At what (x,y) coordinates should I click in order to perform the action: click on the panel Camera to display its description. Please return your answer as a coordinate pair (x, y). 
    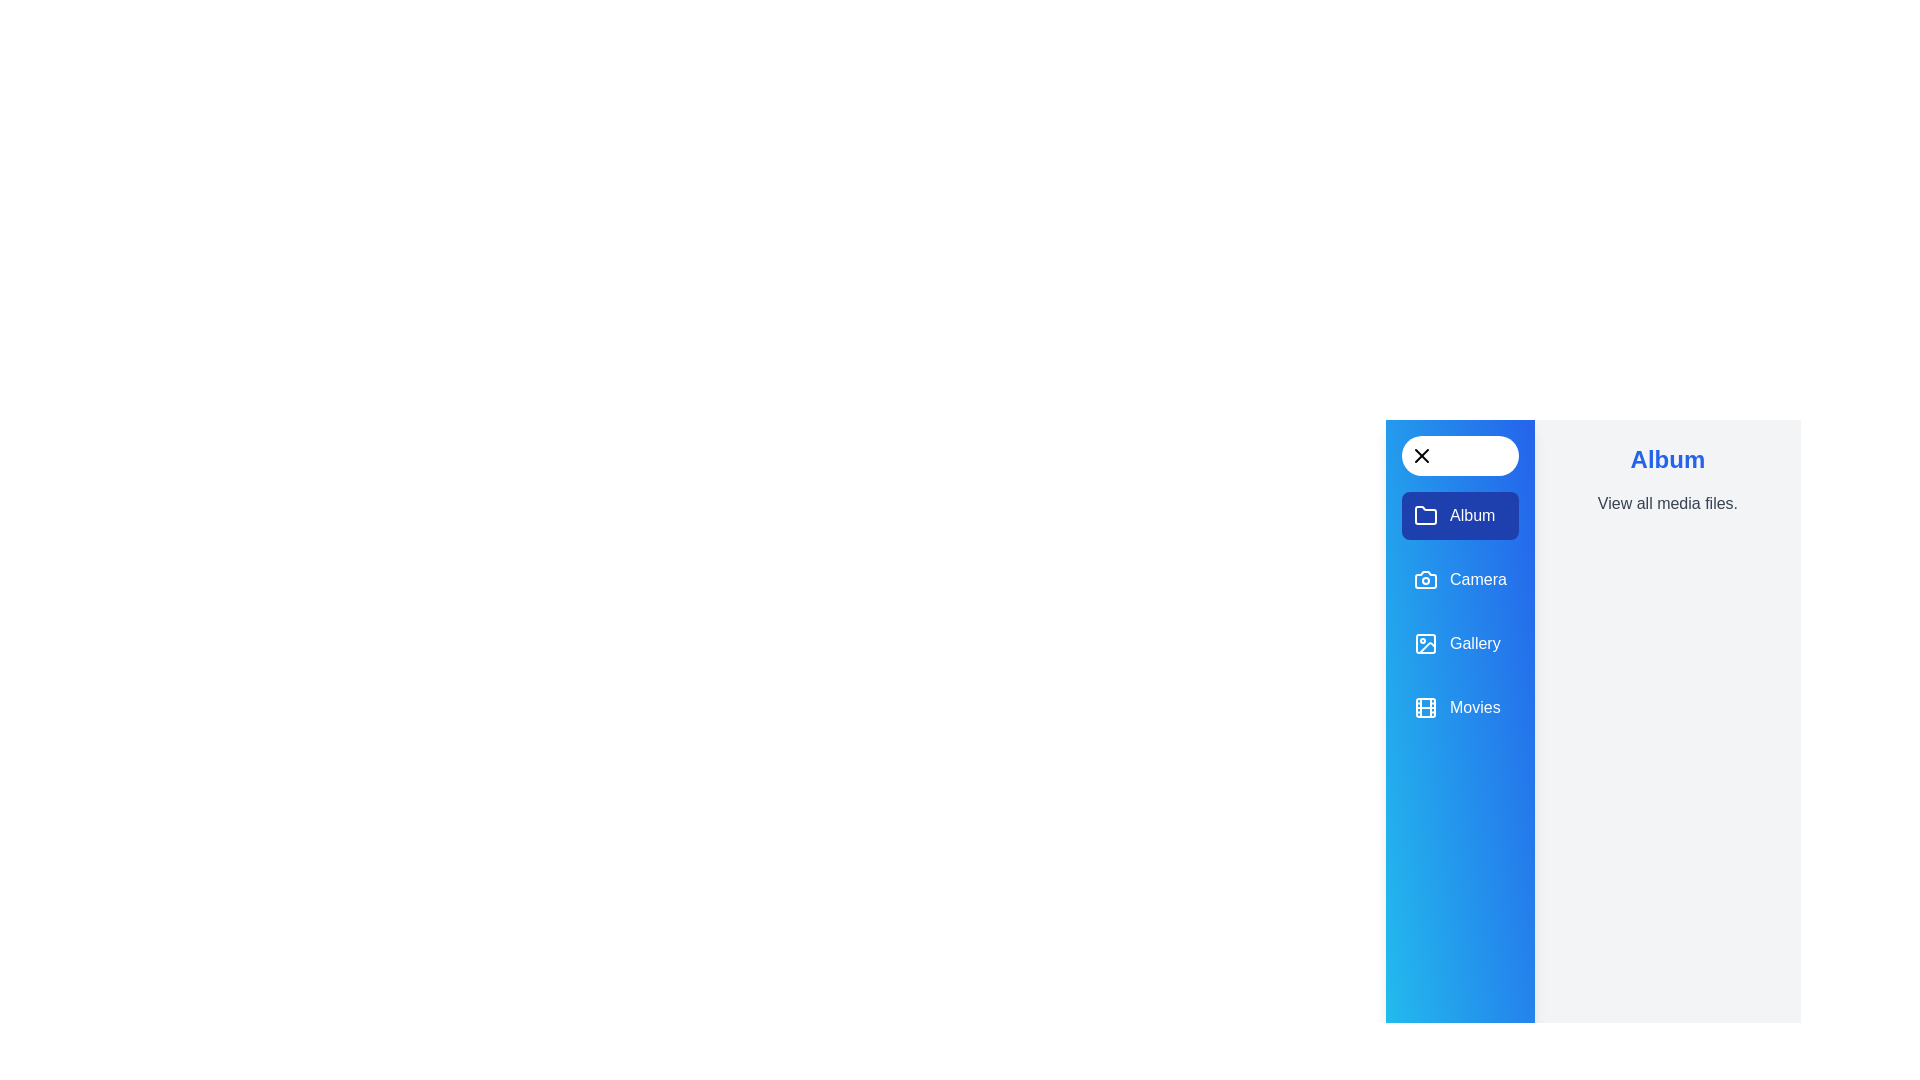
    Looking at the image, I should click on (1460, 579).